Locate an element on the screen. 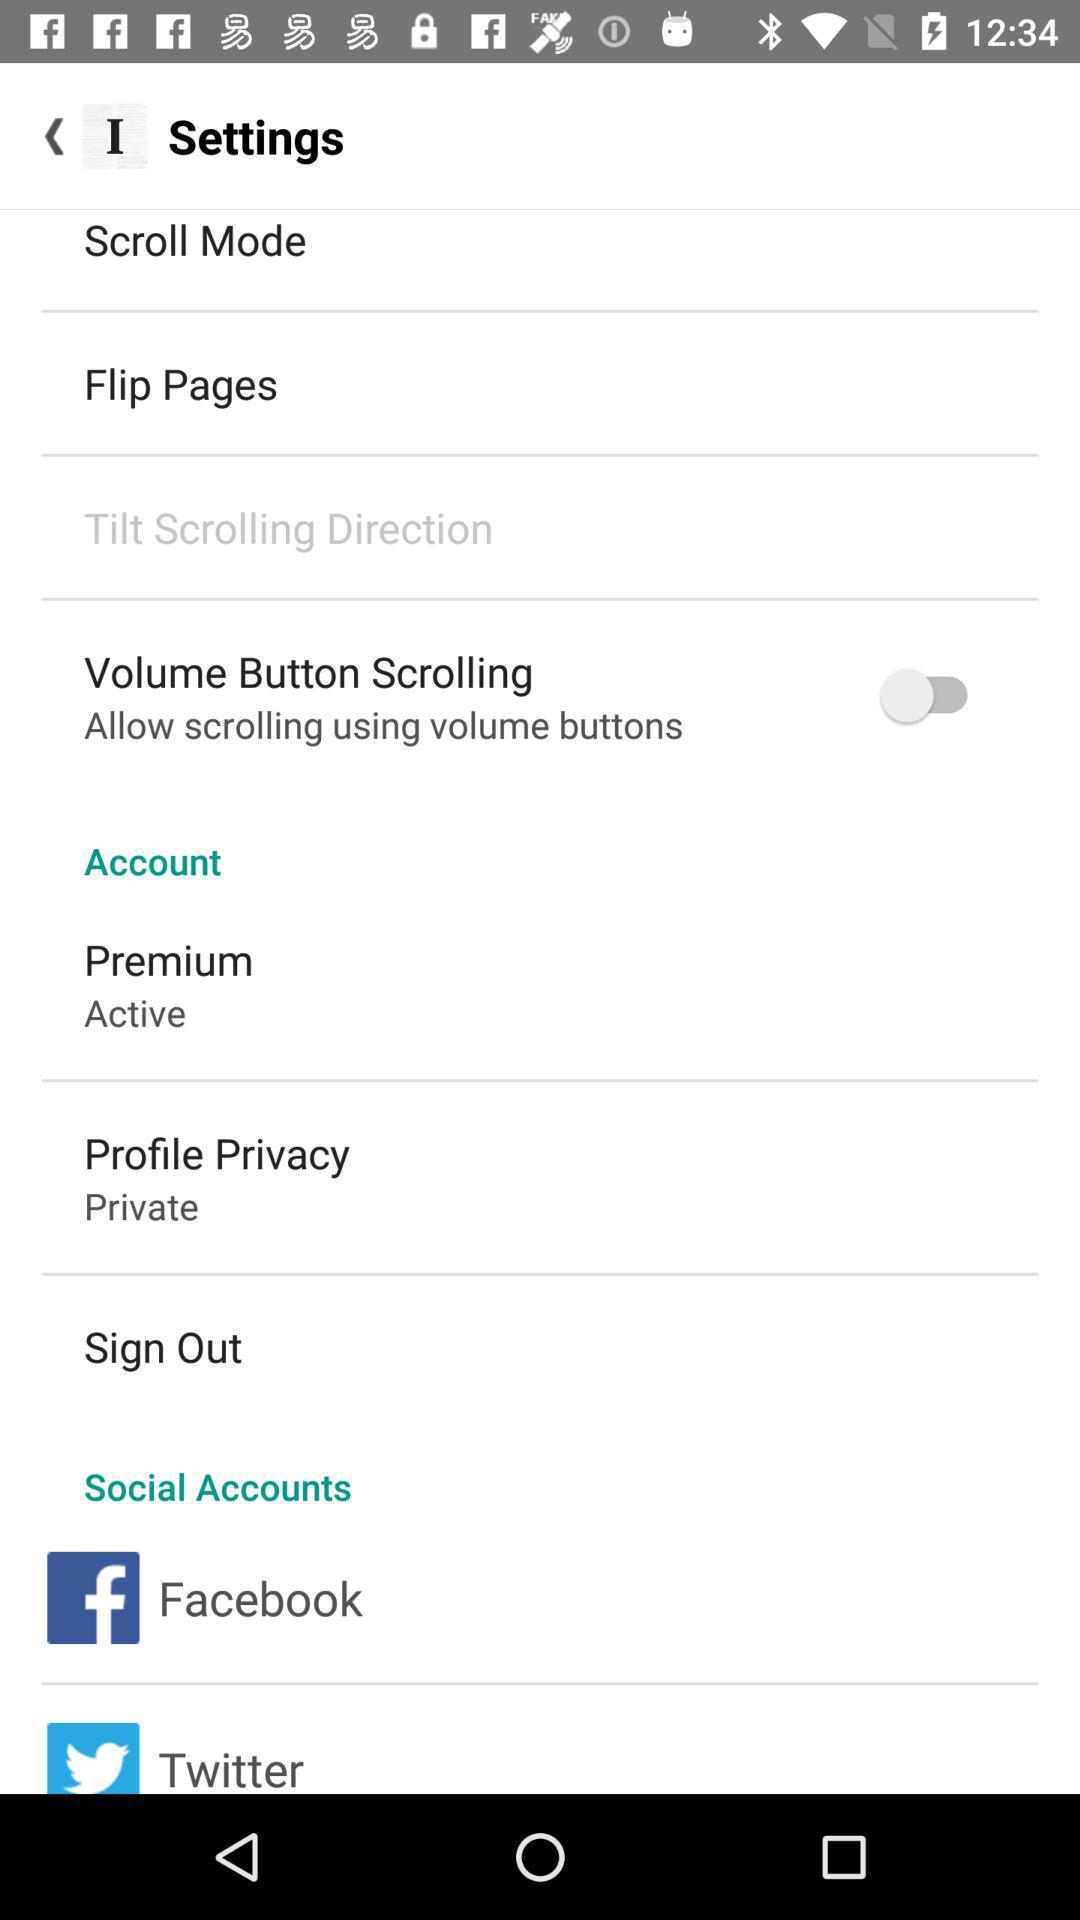 This screenshot has height=1920, width=1080. item to the right of the allow scrolling using item is located at coordinates (933, 695).